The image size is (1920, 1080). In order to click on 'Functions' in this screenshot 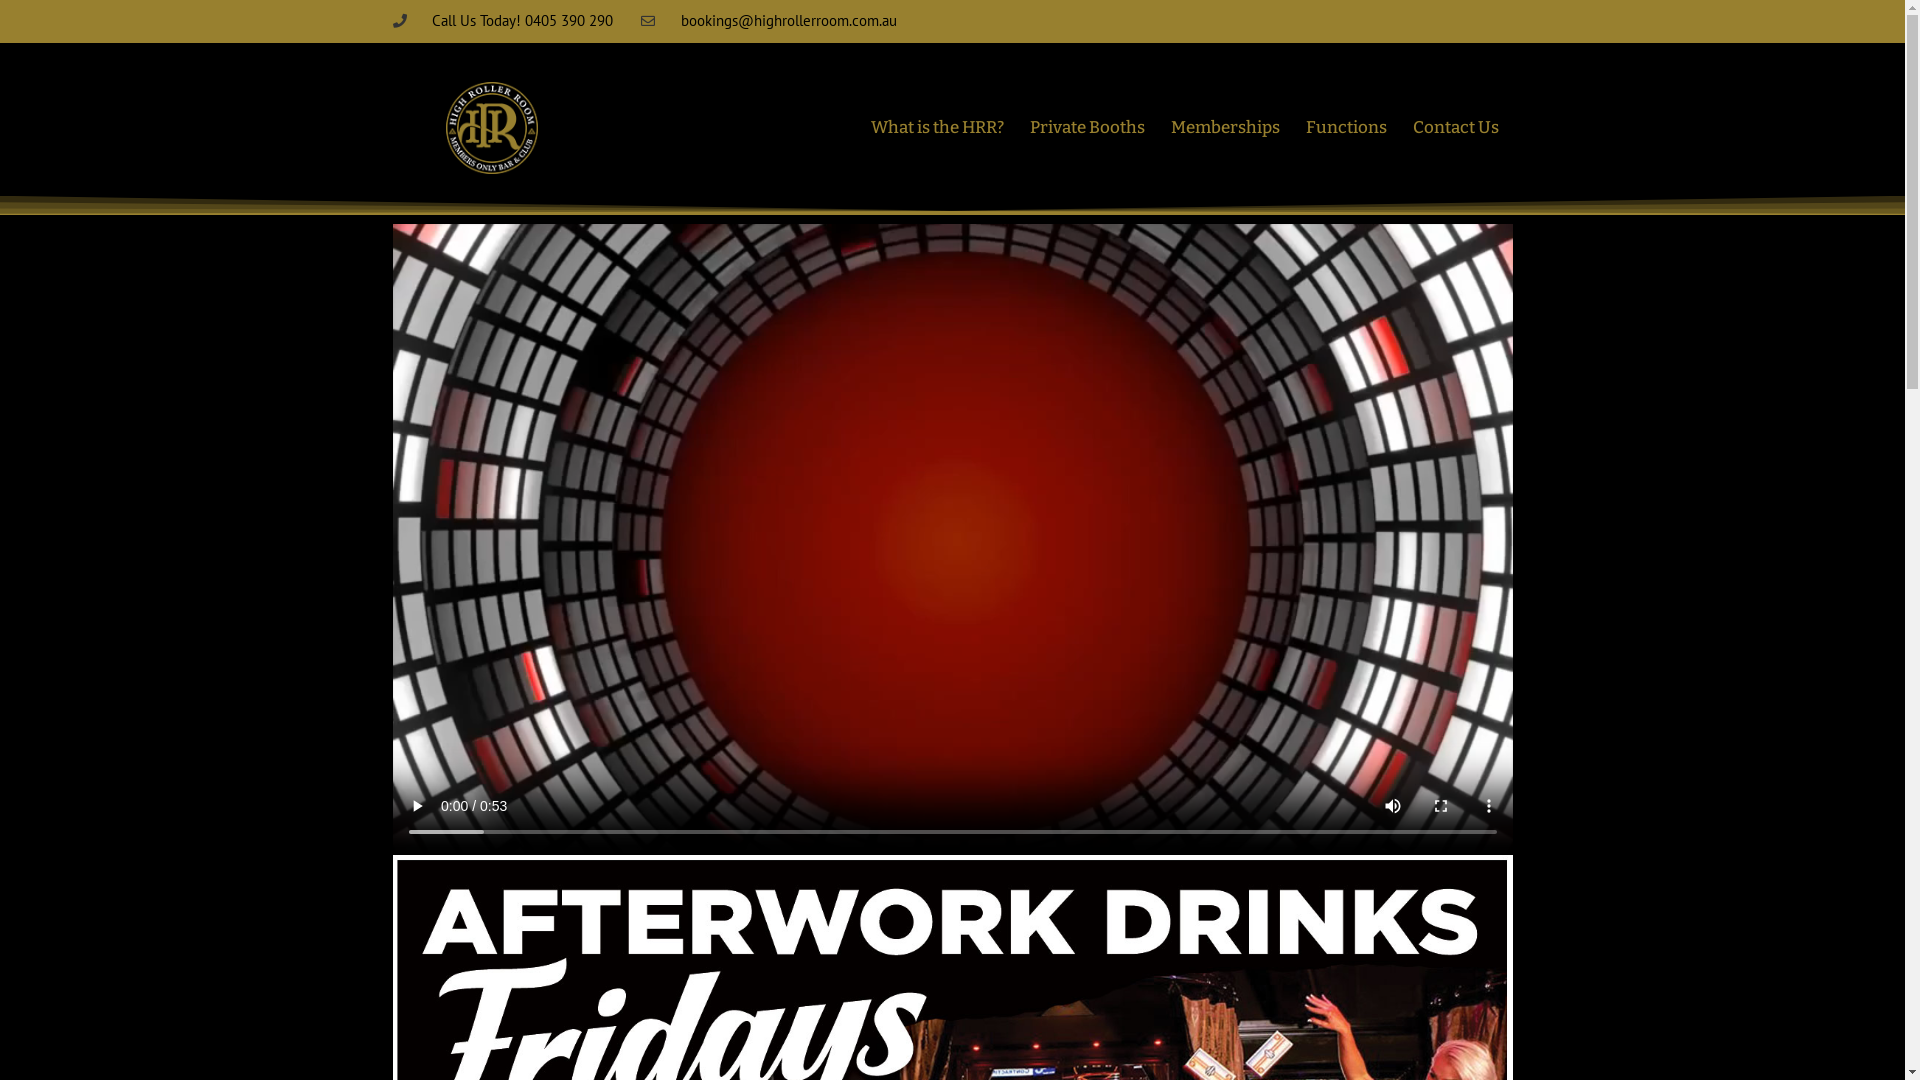, I will do `click(1346, 127)`.